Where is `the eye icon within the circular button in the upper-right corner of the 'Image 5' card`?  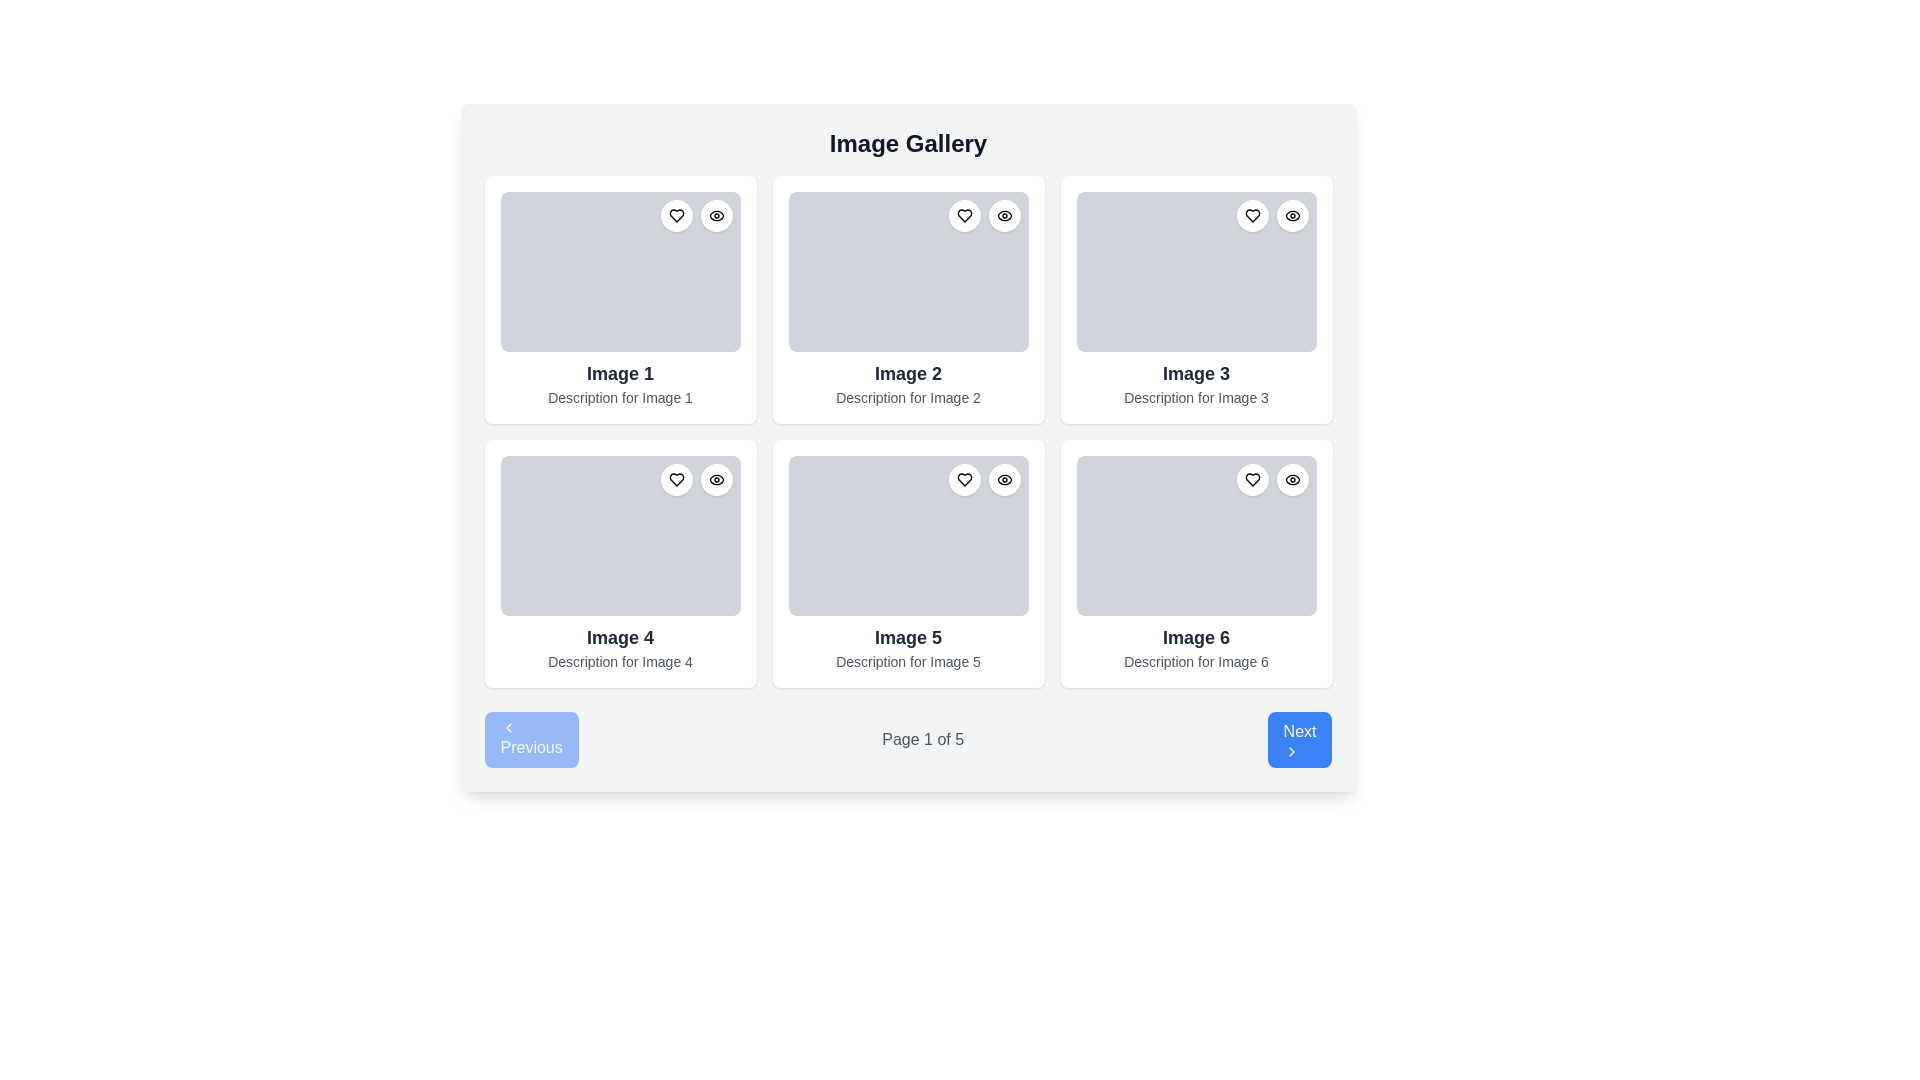 the eye icon within the circular button in the upper-right corner of the 'Image 5' card is located at coordinates (1004, 479).